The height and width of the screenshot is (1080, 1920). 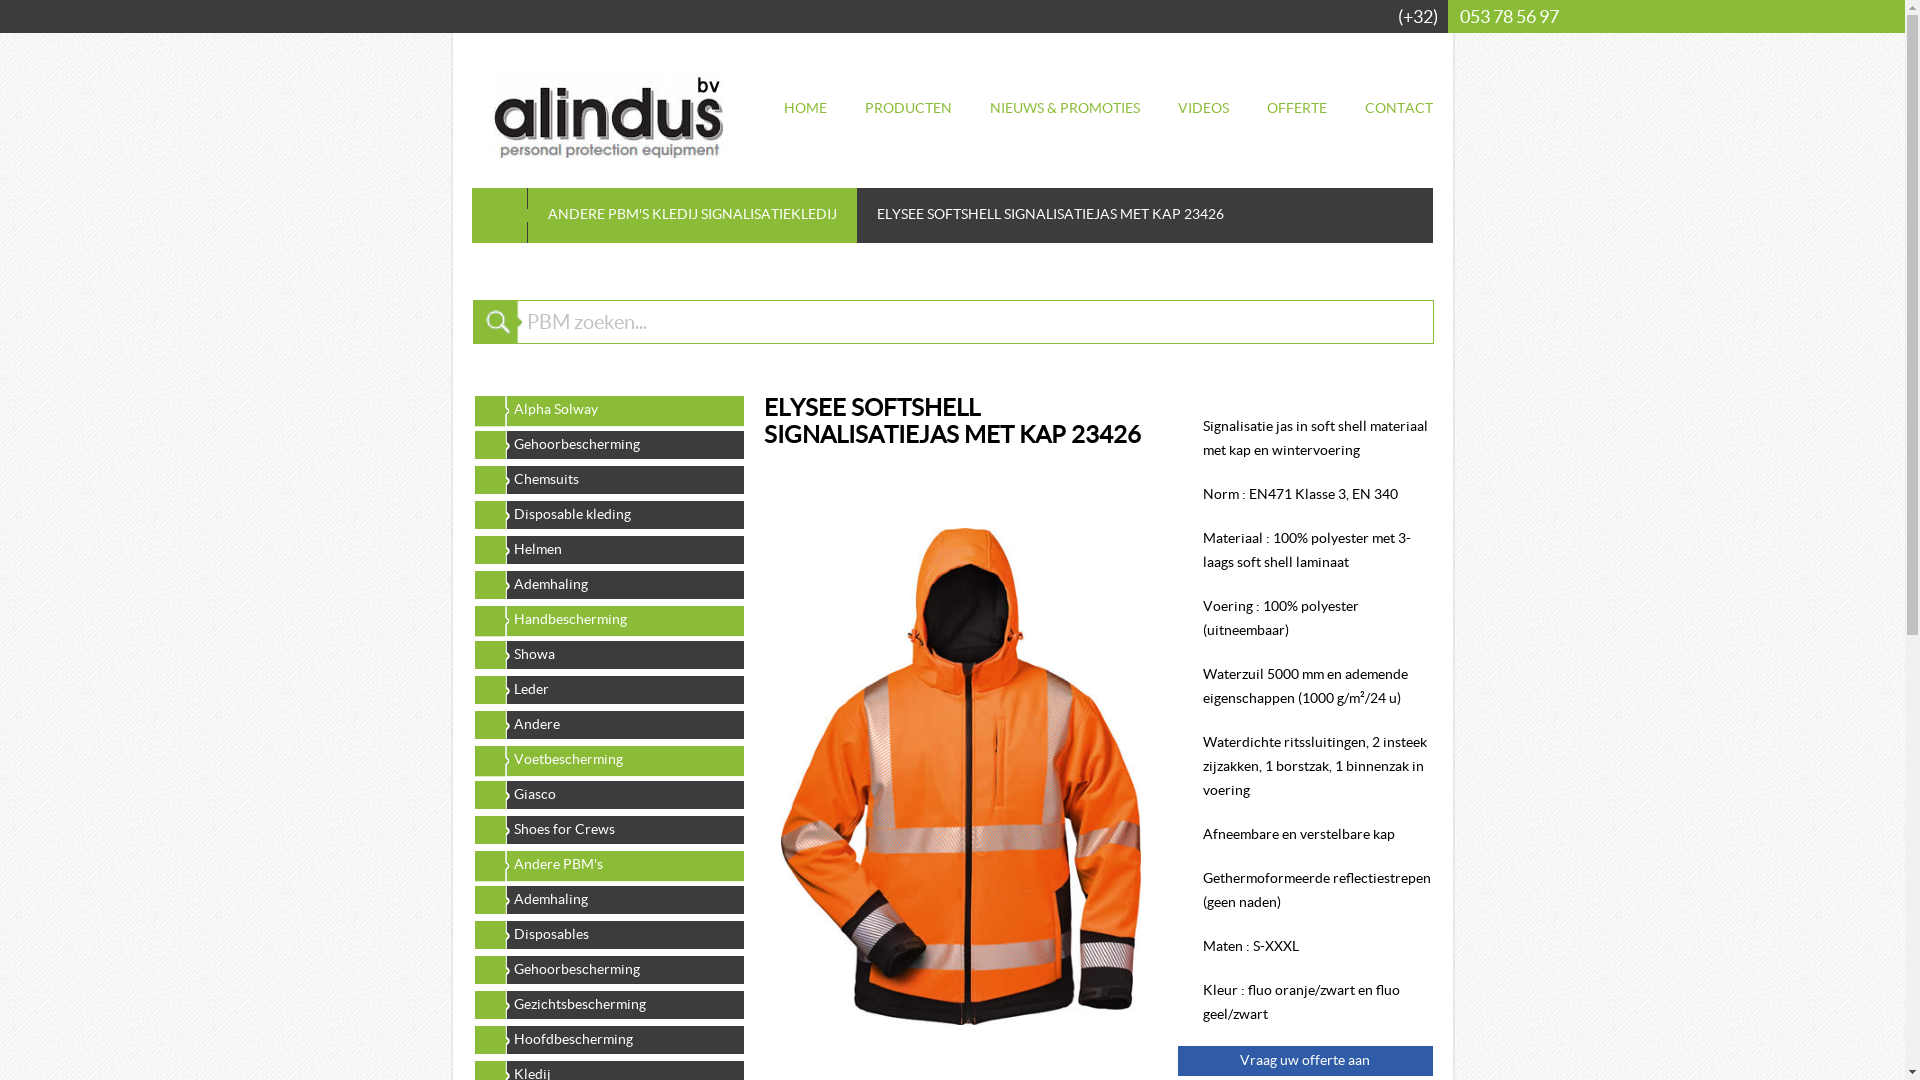 What do you see at coordinates (597, 213) in the screenshot?
I see `'ANDERE PBM'S'` at bounding box center [597, 213].